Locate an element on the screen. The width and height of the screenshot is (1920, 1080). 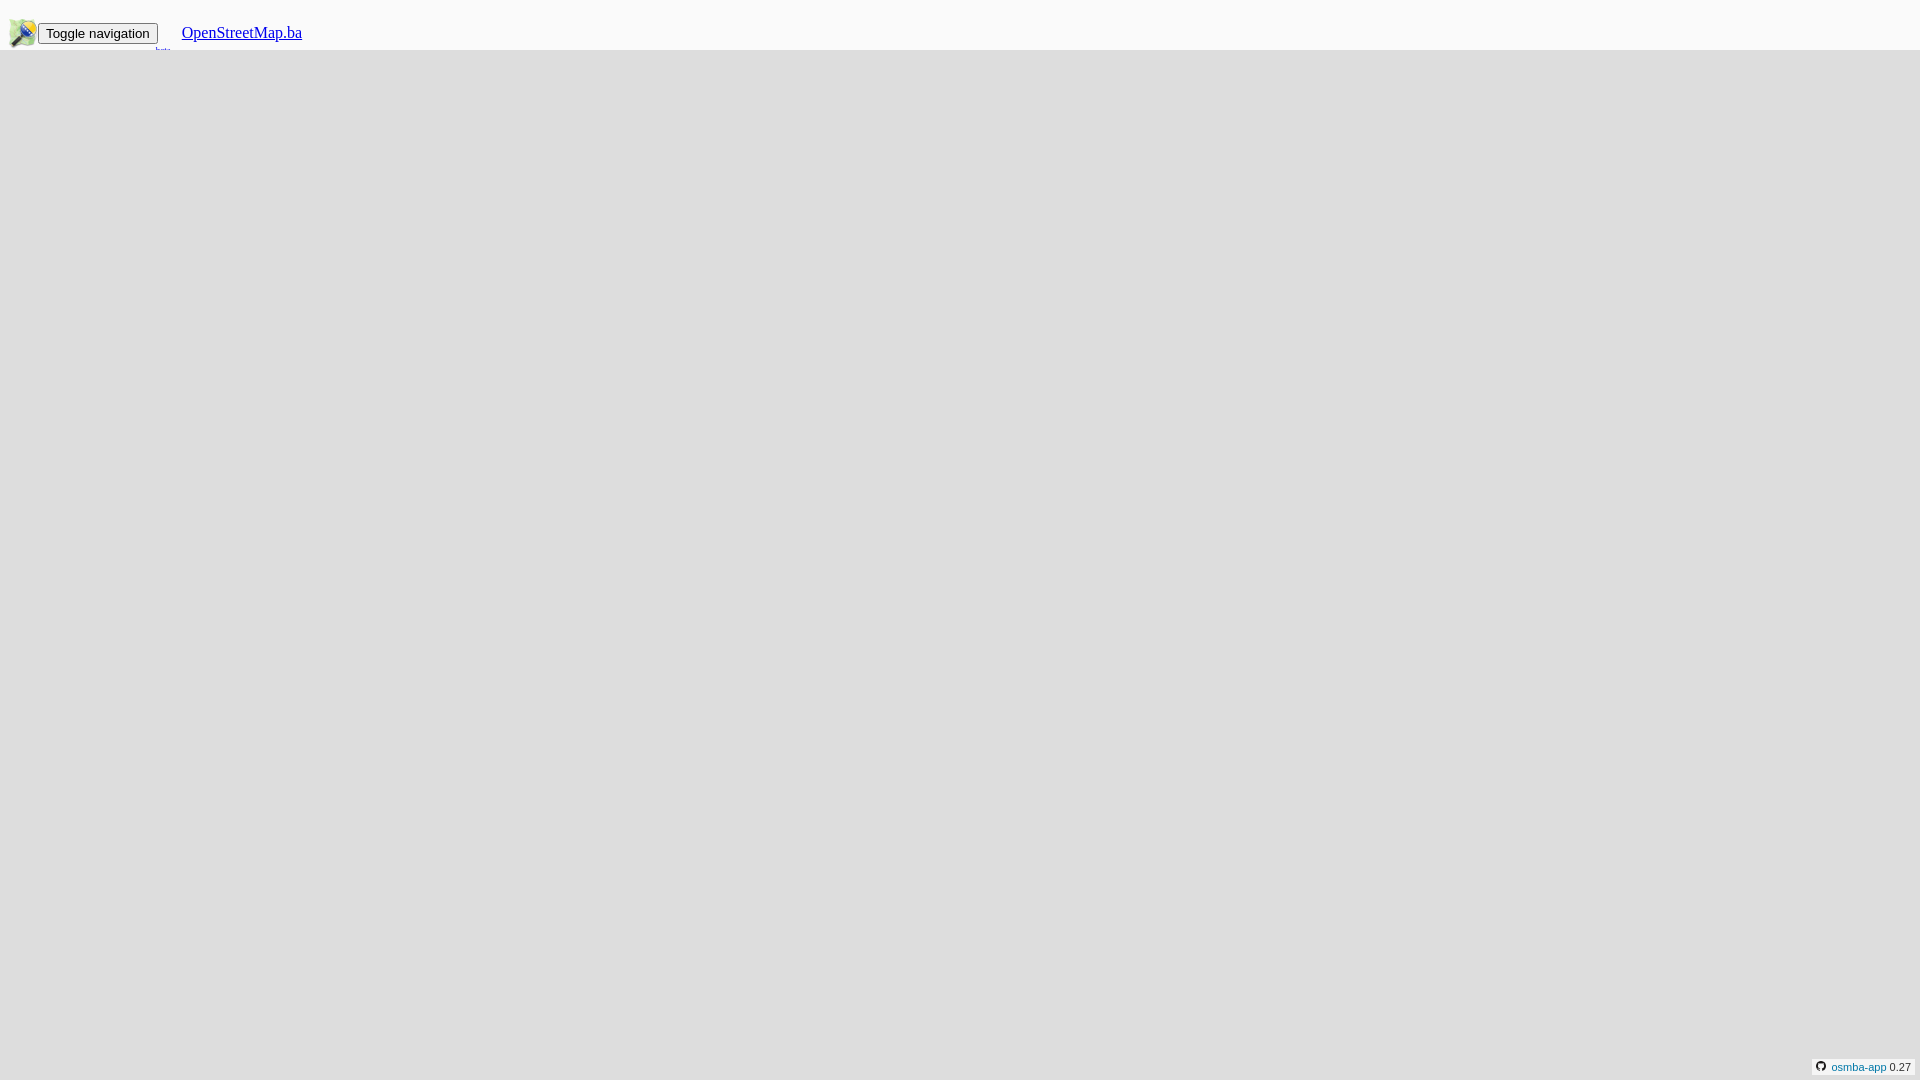
'Zajednica' is located at coordinates (48, 100).